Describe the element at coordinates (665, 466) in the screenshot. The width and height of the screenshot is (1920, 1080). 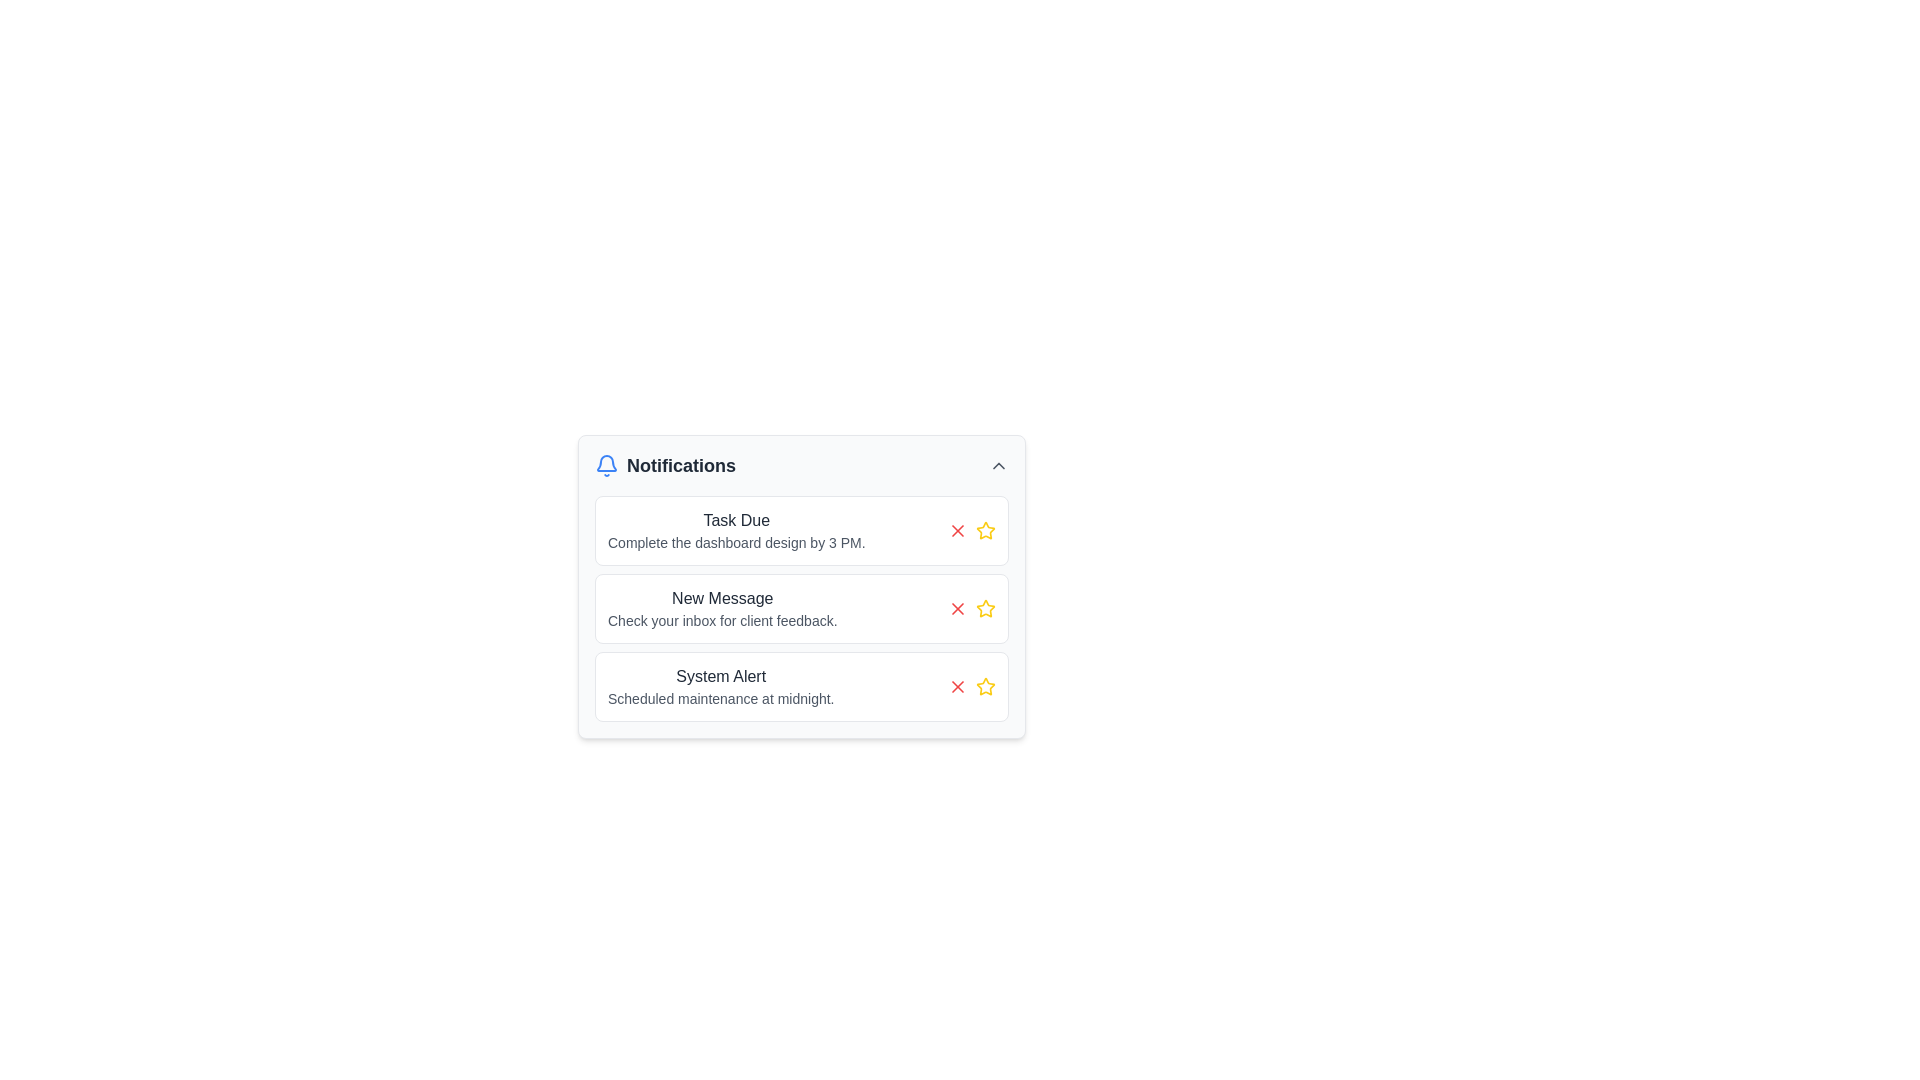
I see `the Text Label that serves as a section title for the notification panel, located next to the bell icon` at that location.